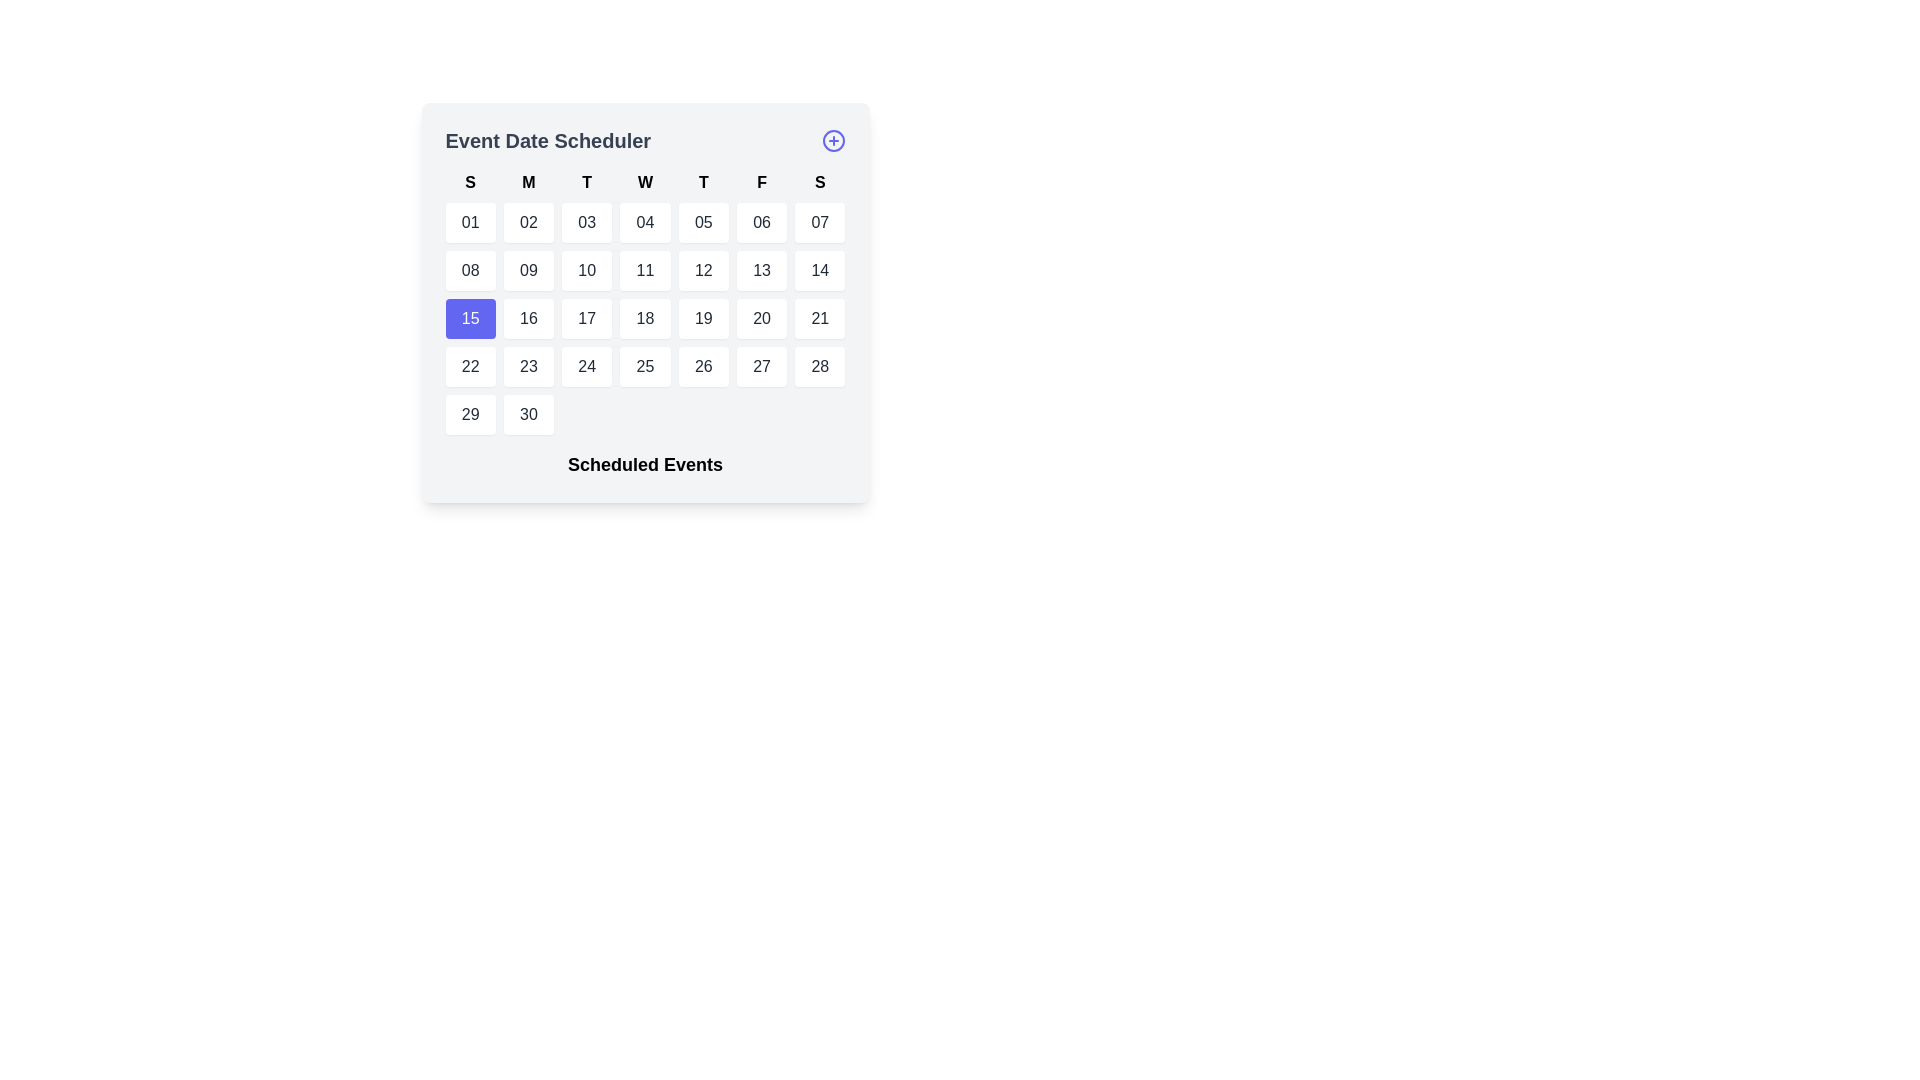 This screenshot has width=1920, height=1080. Describe the element at coordinates (586, 270) in the screenshot. I see `the rectangular calendar cell containing the text '10', which is located in the second row and third column of the calendar grid` at that location.